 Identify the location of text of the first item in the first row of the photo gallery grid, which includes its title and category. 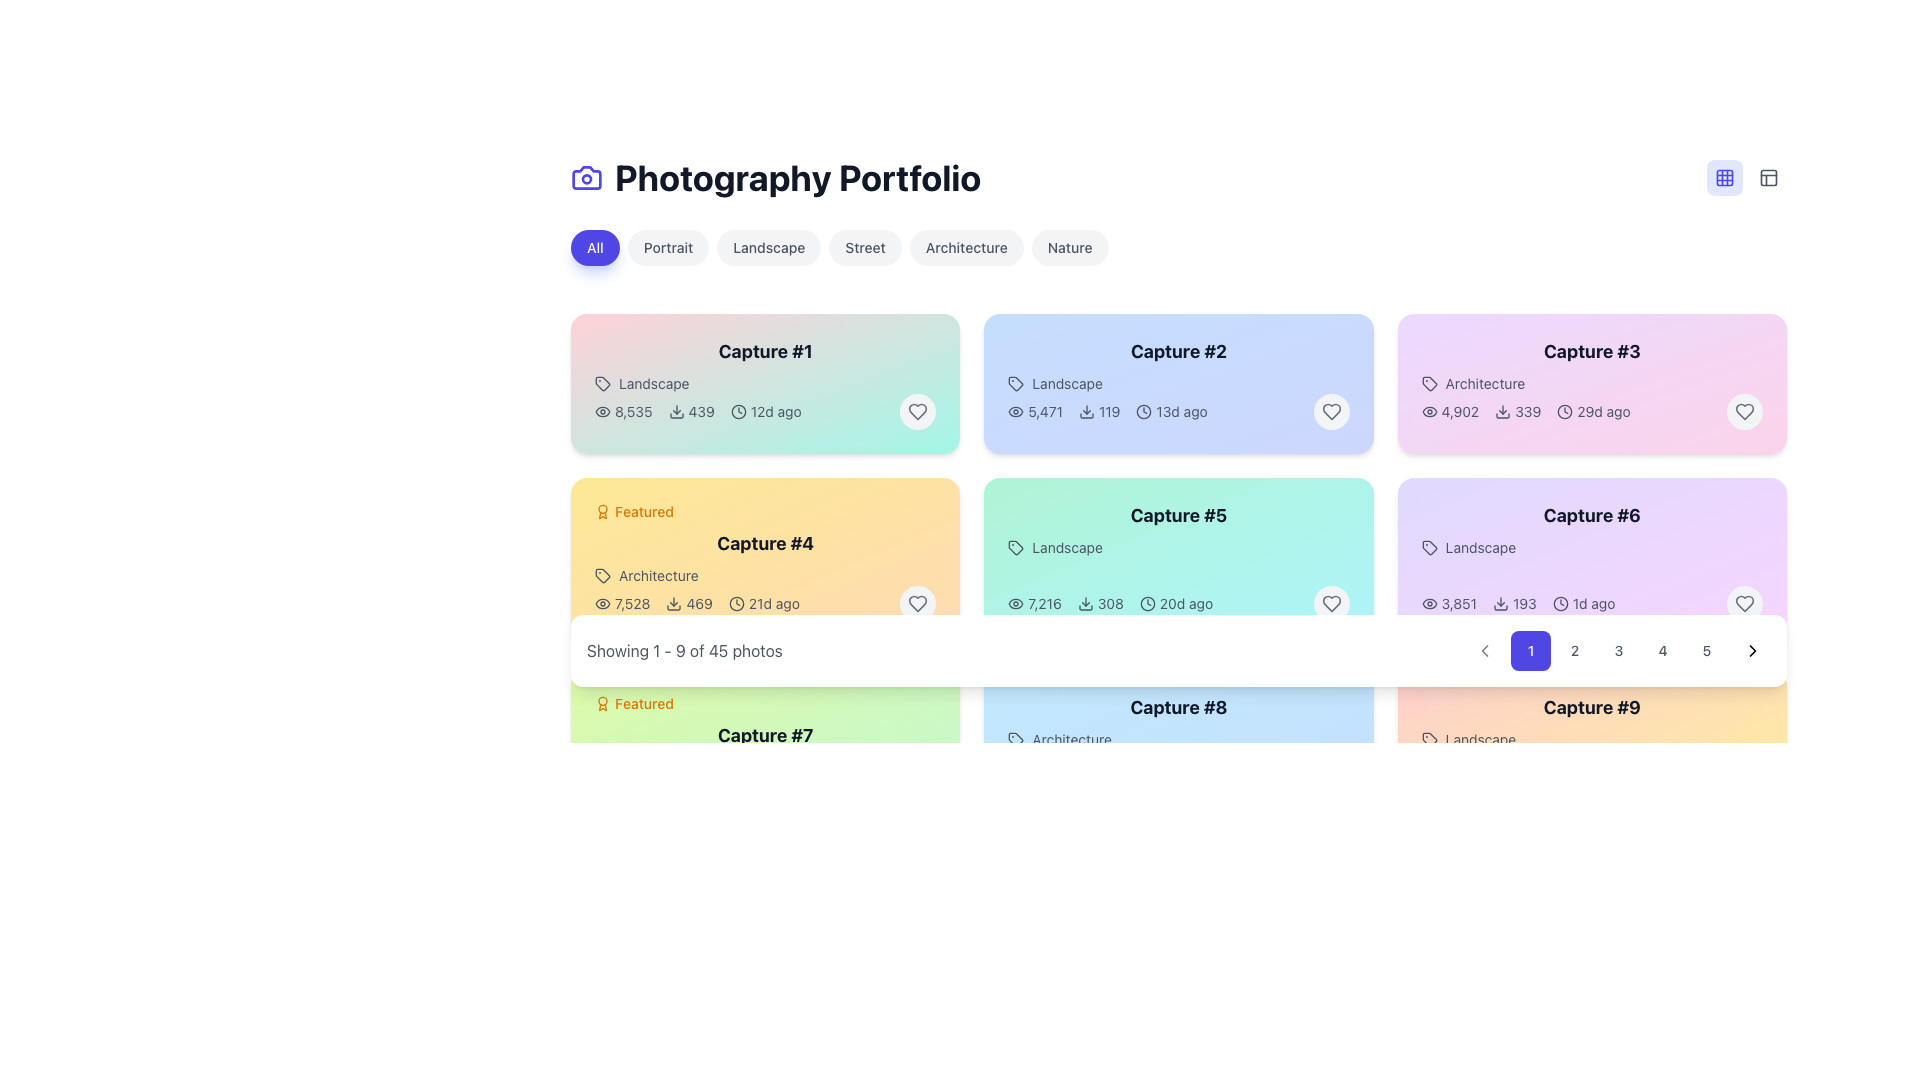
(764, 366).